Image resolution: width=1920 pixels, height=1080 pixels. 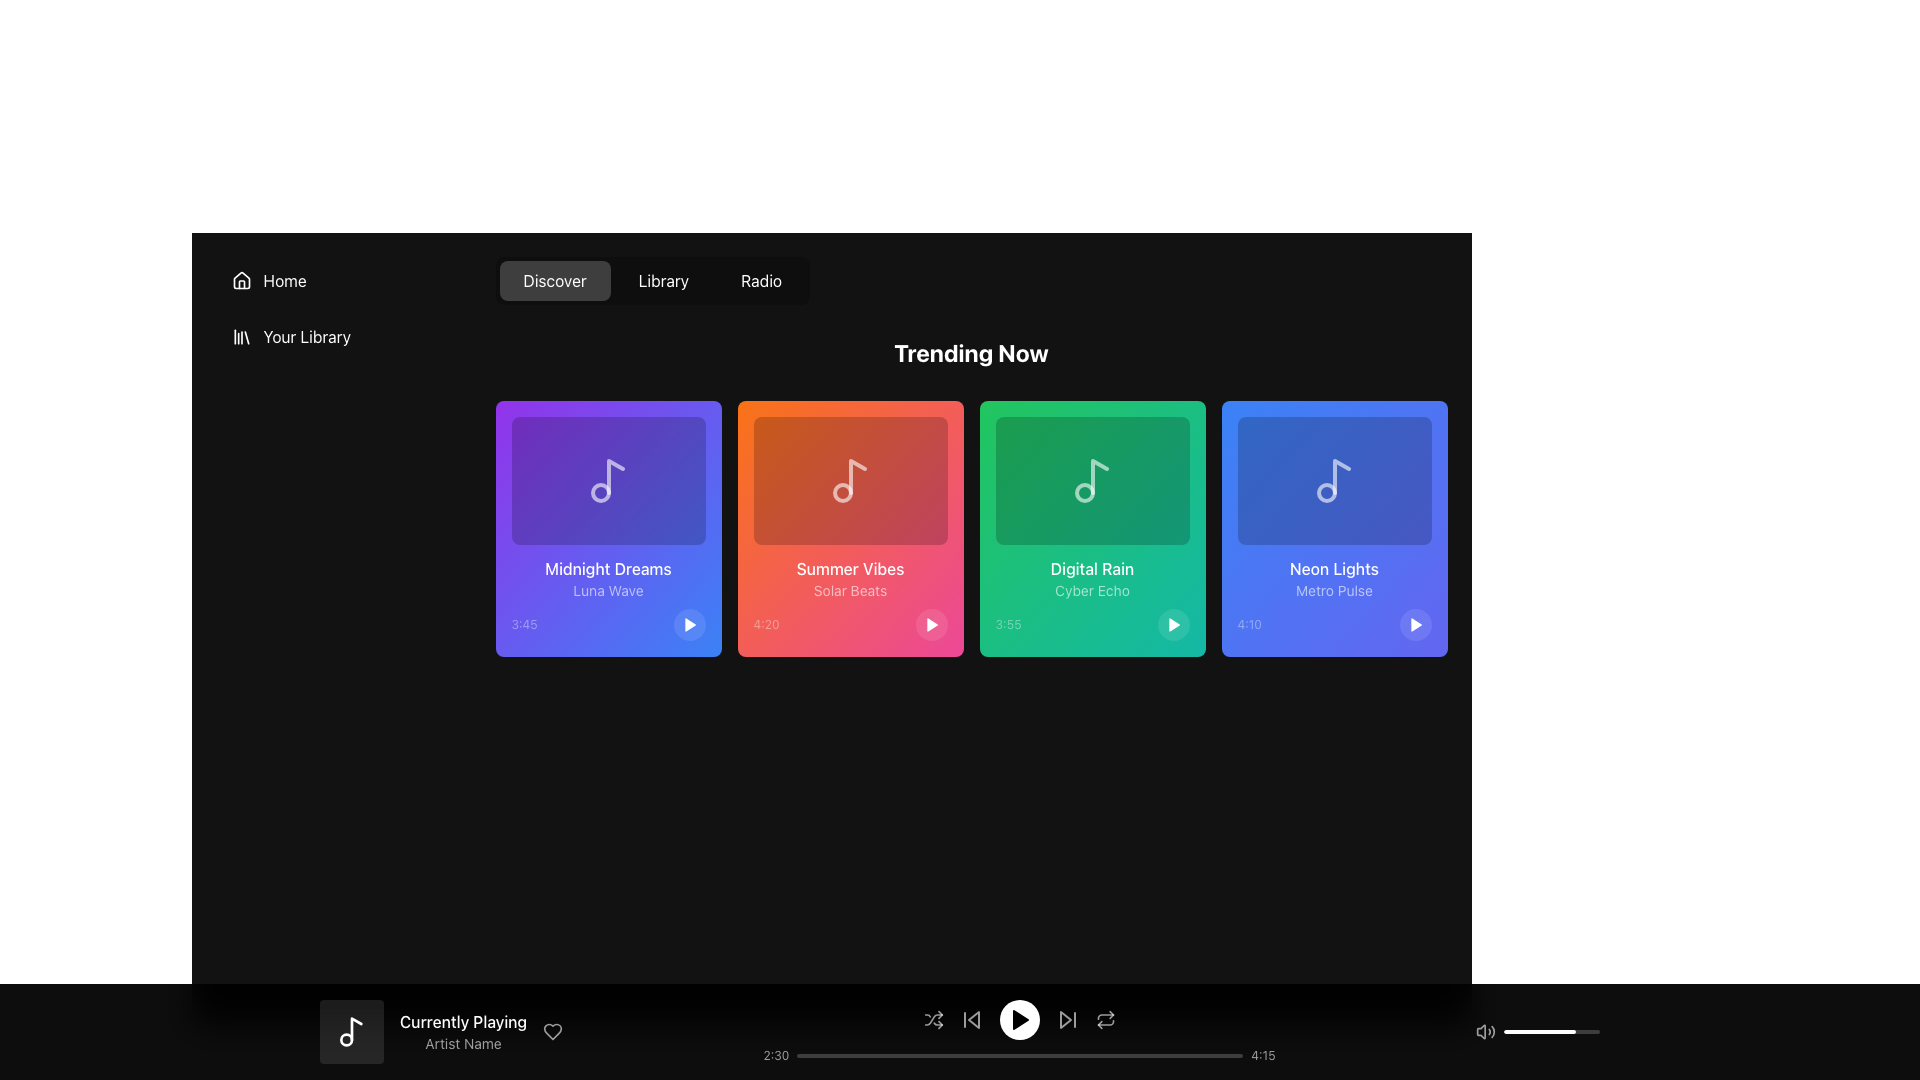 I want to click on the 'Library' navigation button, which is the second button in a horizontal list of three buttons, so click(x=663, y=281).